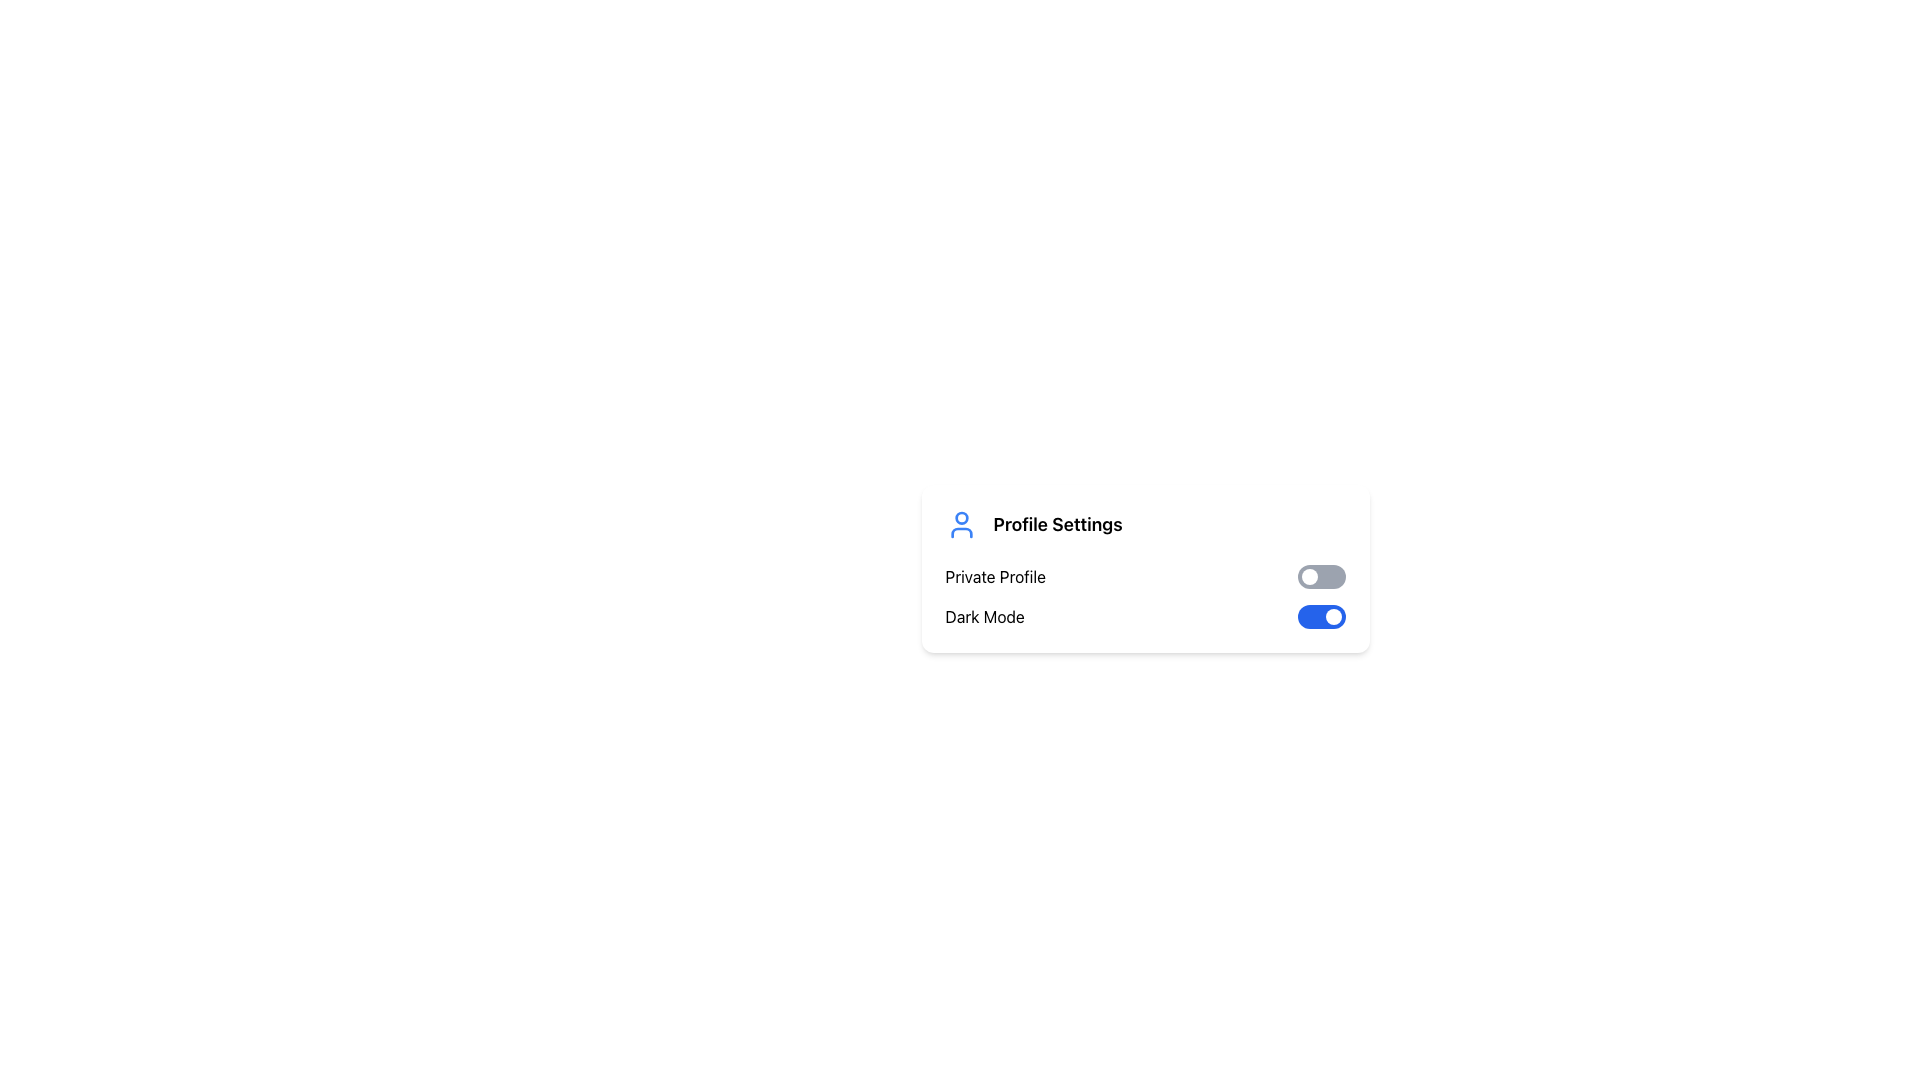 Image resolution: width=1920 pixels, height=1080 pixels. Describe the element at coordinates (1321, 616) in the screenshot. I see `the circular handle of the Dark Mode toggle switch` at that location.